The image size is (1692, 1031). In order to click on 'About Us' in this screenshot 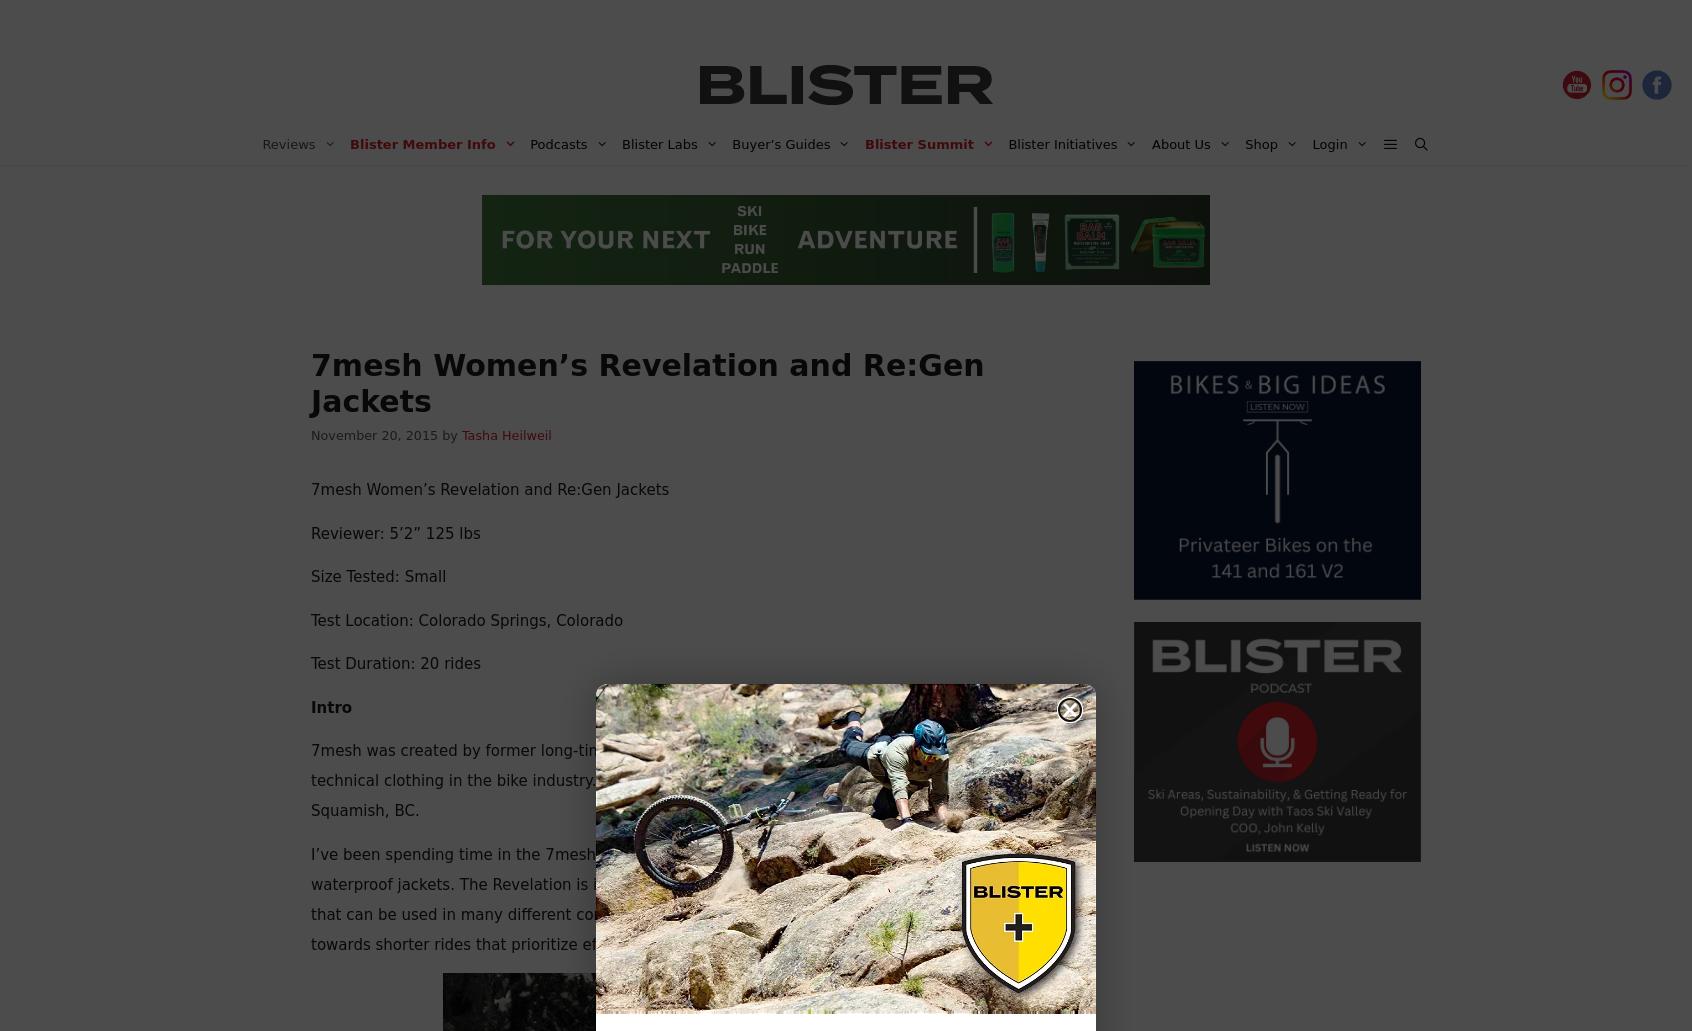, I will do `click(1150, 143)`.